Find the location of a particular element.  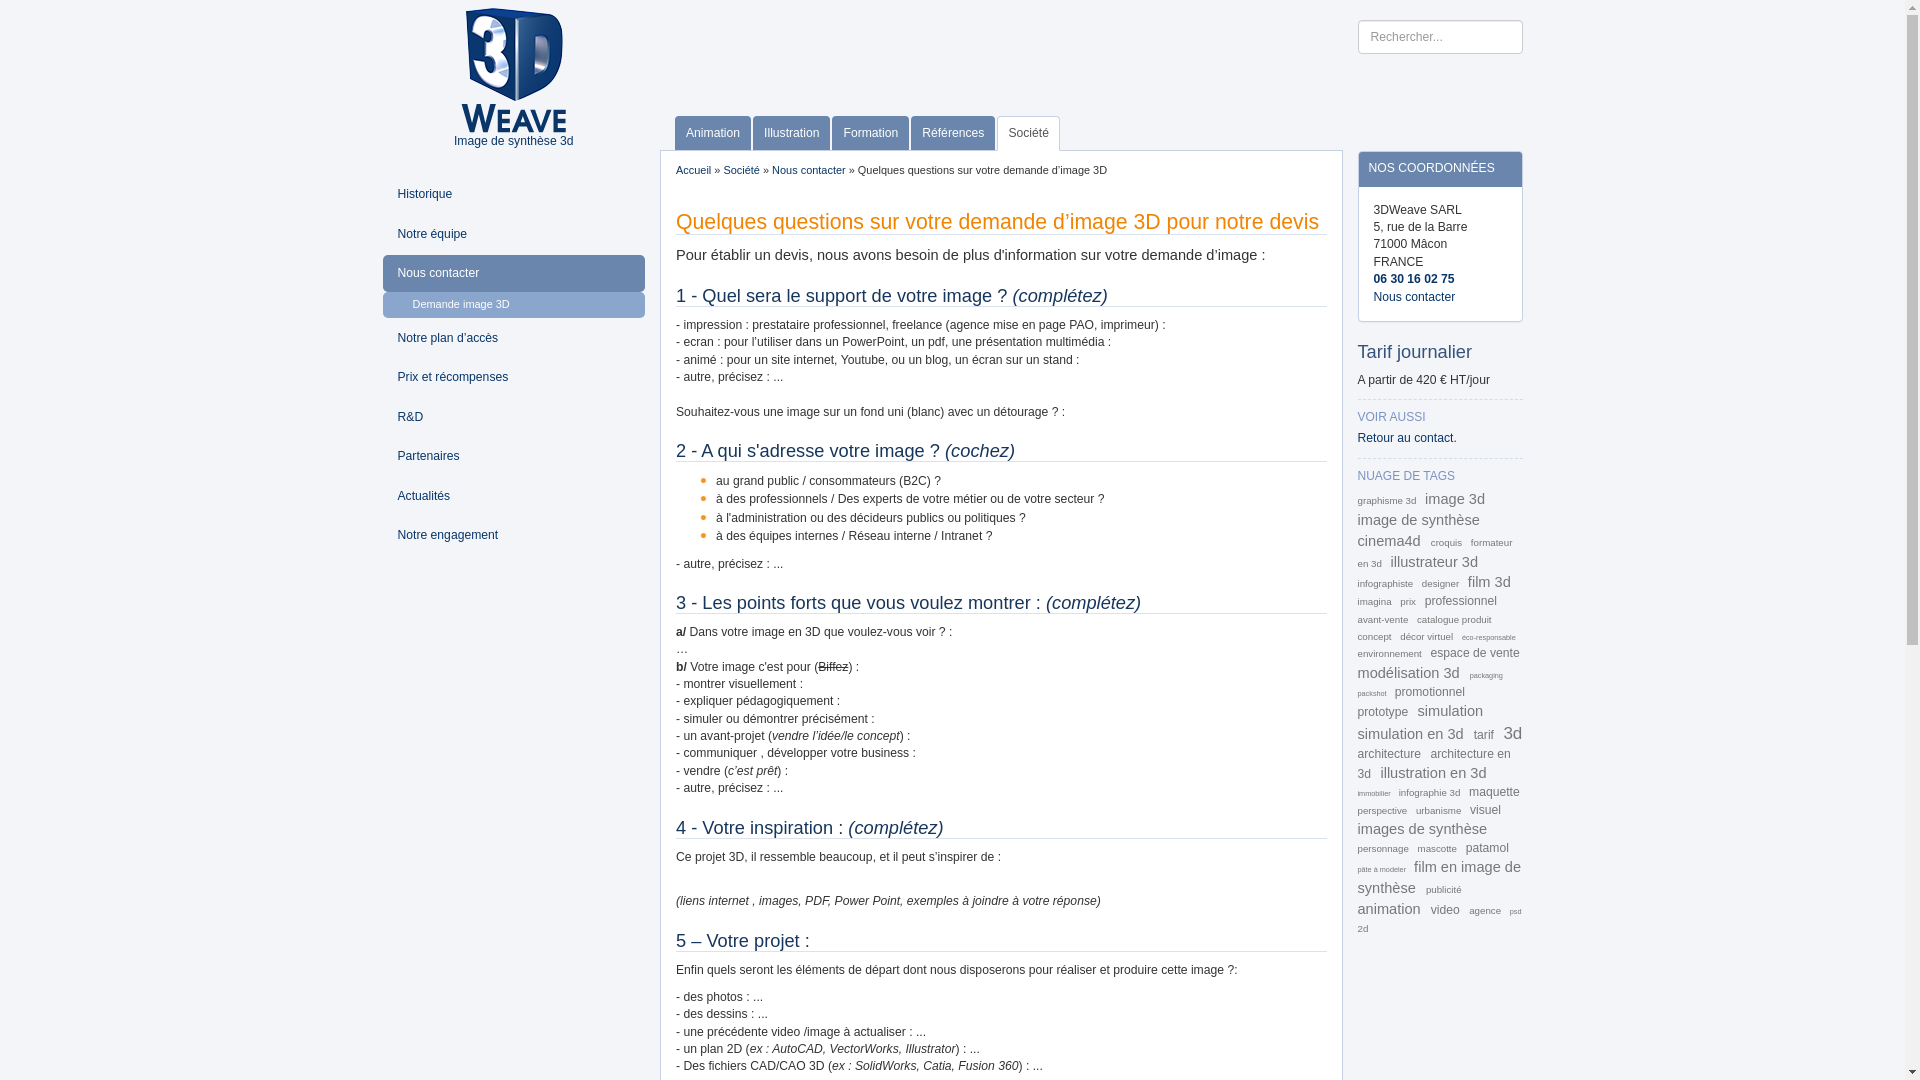

'image 3d' is located at coordinates (1454, 497).